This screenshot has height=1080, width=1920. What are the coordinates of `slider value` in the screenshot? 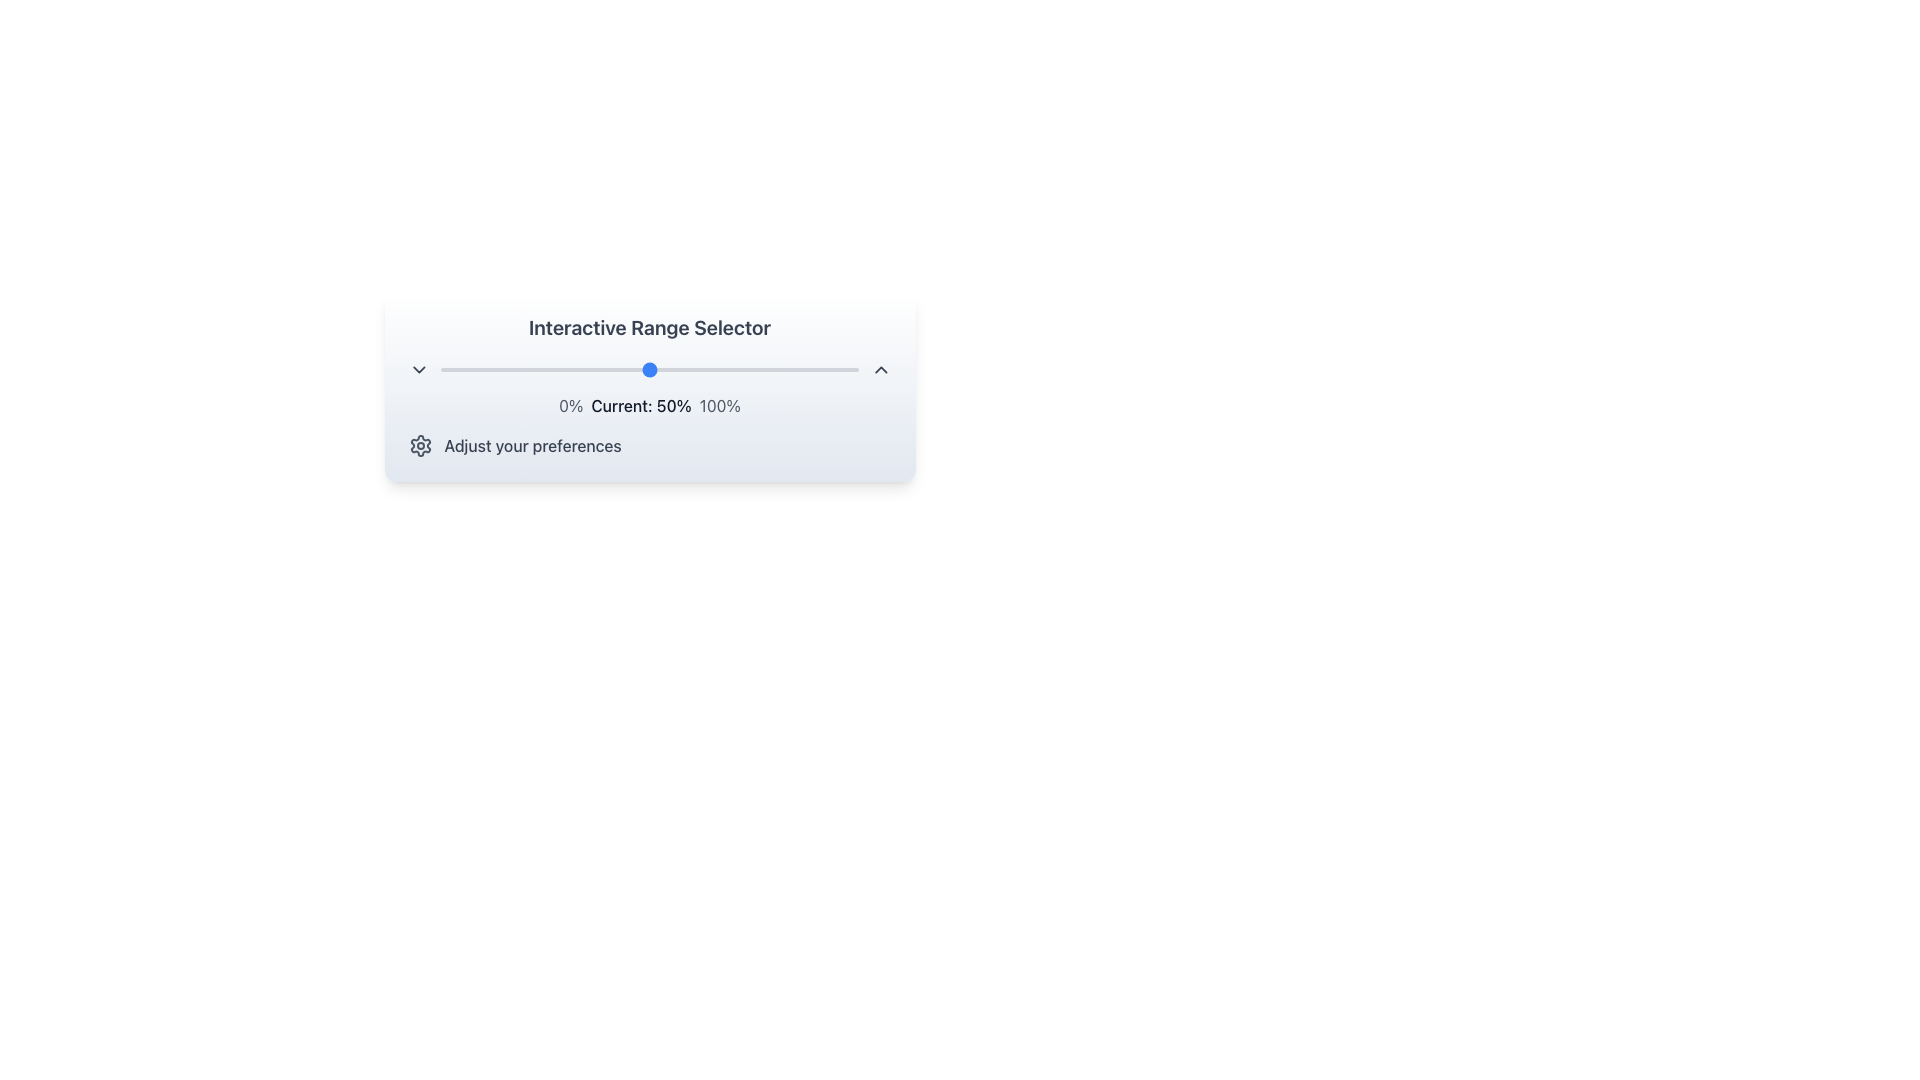 It's located at (782, 370).